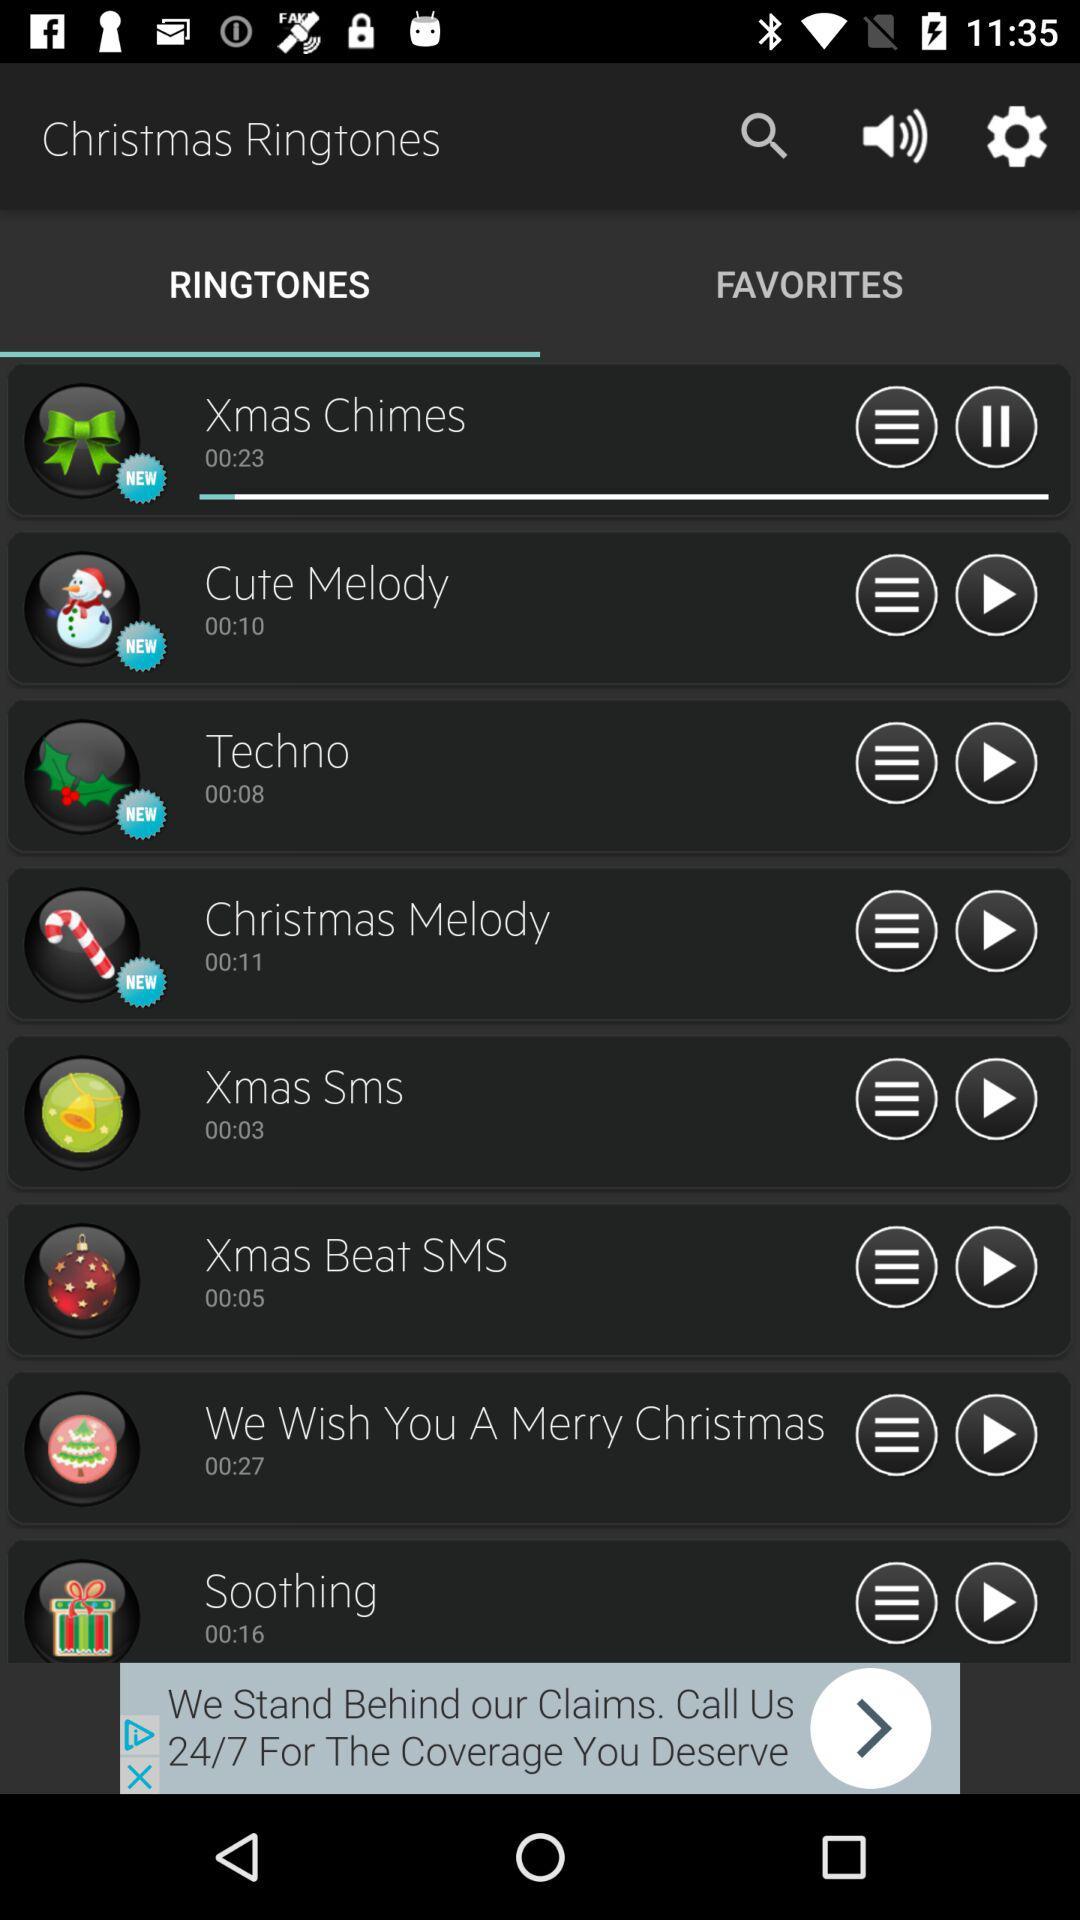 This screenshot has height=1920, width=1080. I want to click on setting button, so click(895, 595).